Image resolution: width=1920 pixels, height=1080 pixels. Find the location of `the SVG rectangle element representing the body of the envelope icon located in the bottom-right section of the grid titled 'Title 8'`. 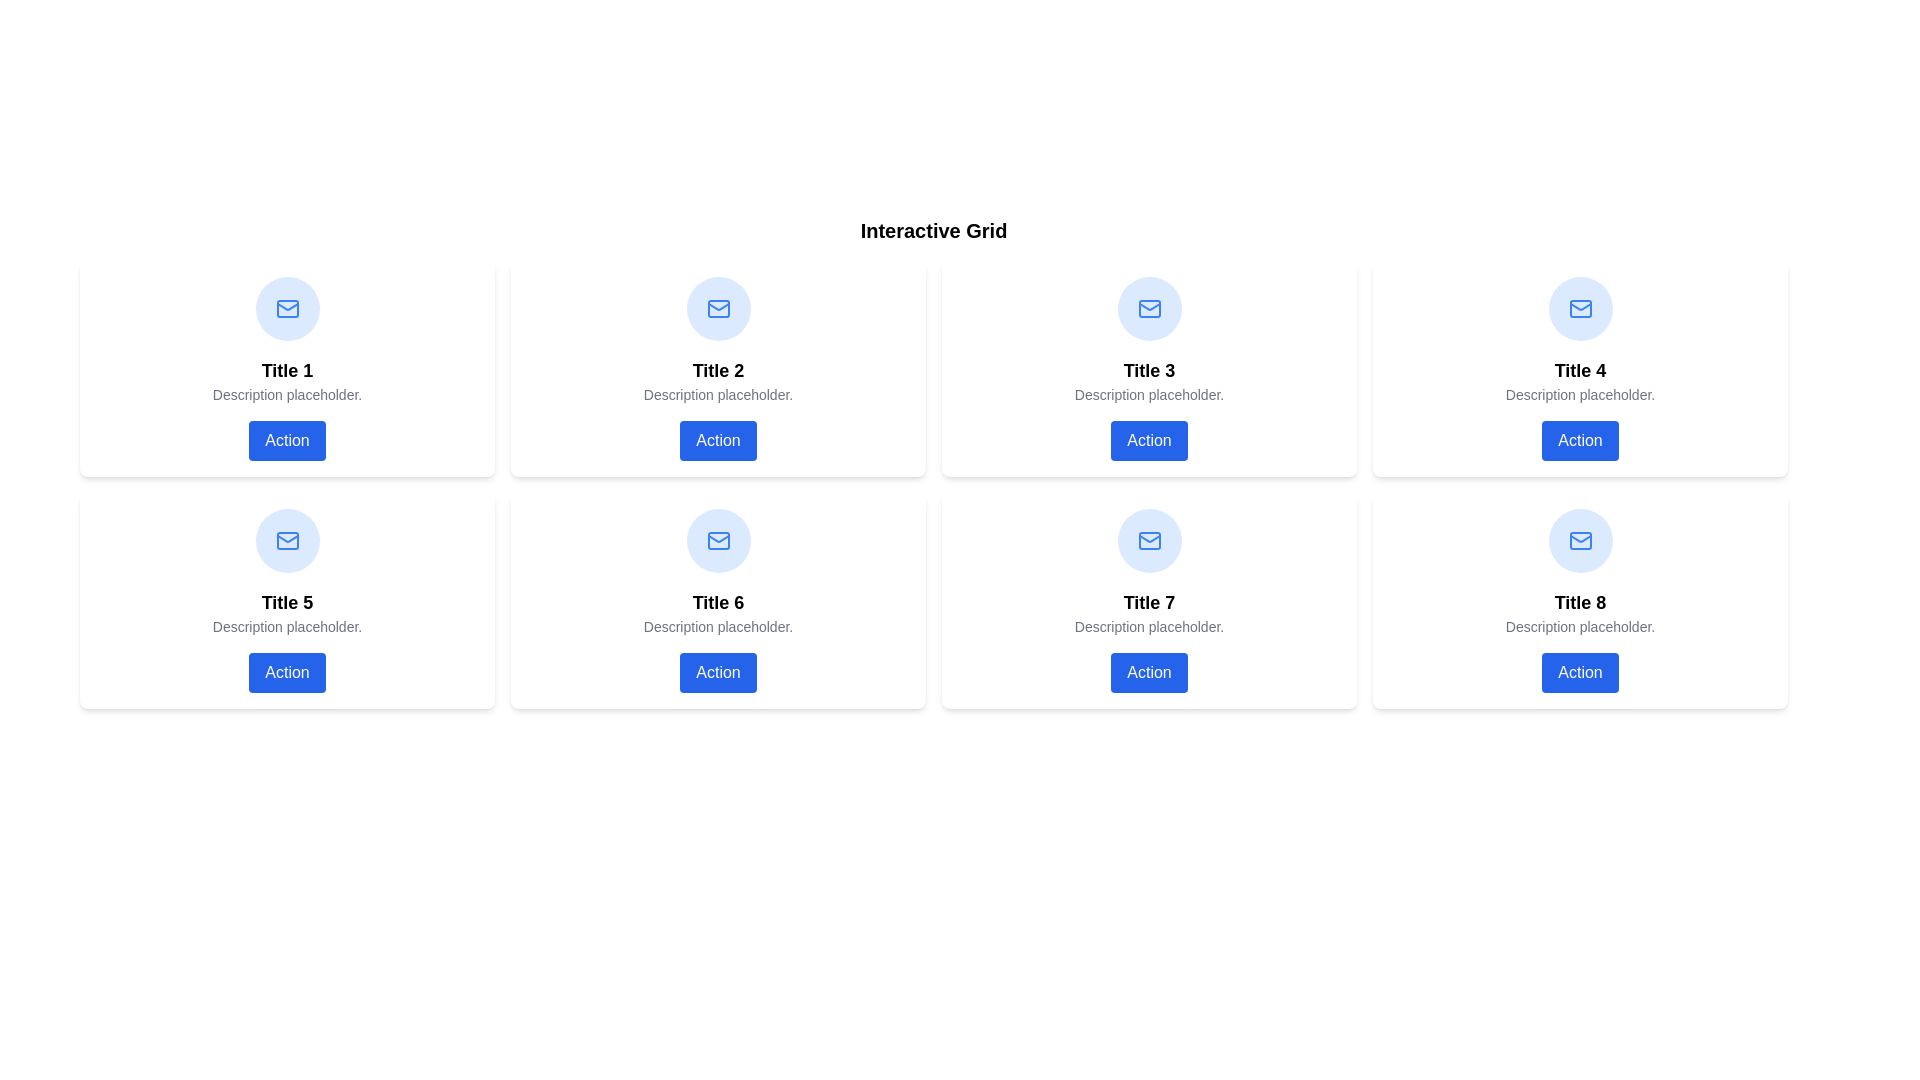

the SVG rectangle element representing the body of the envelope icon located in the bottom-right section of the grid titled 'Title 8' is located at coordinates (1579, 540).